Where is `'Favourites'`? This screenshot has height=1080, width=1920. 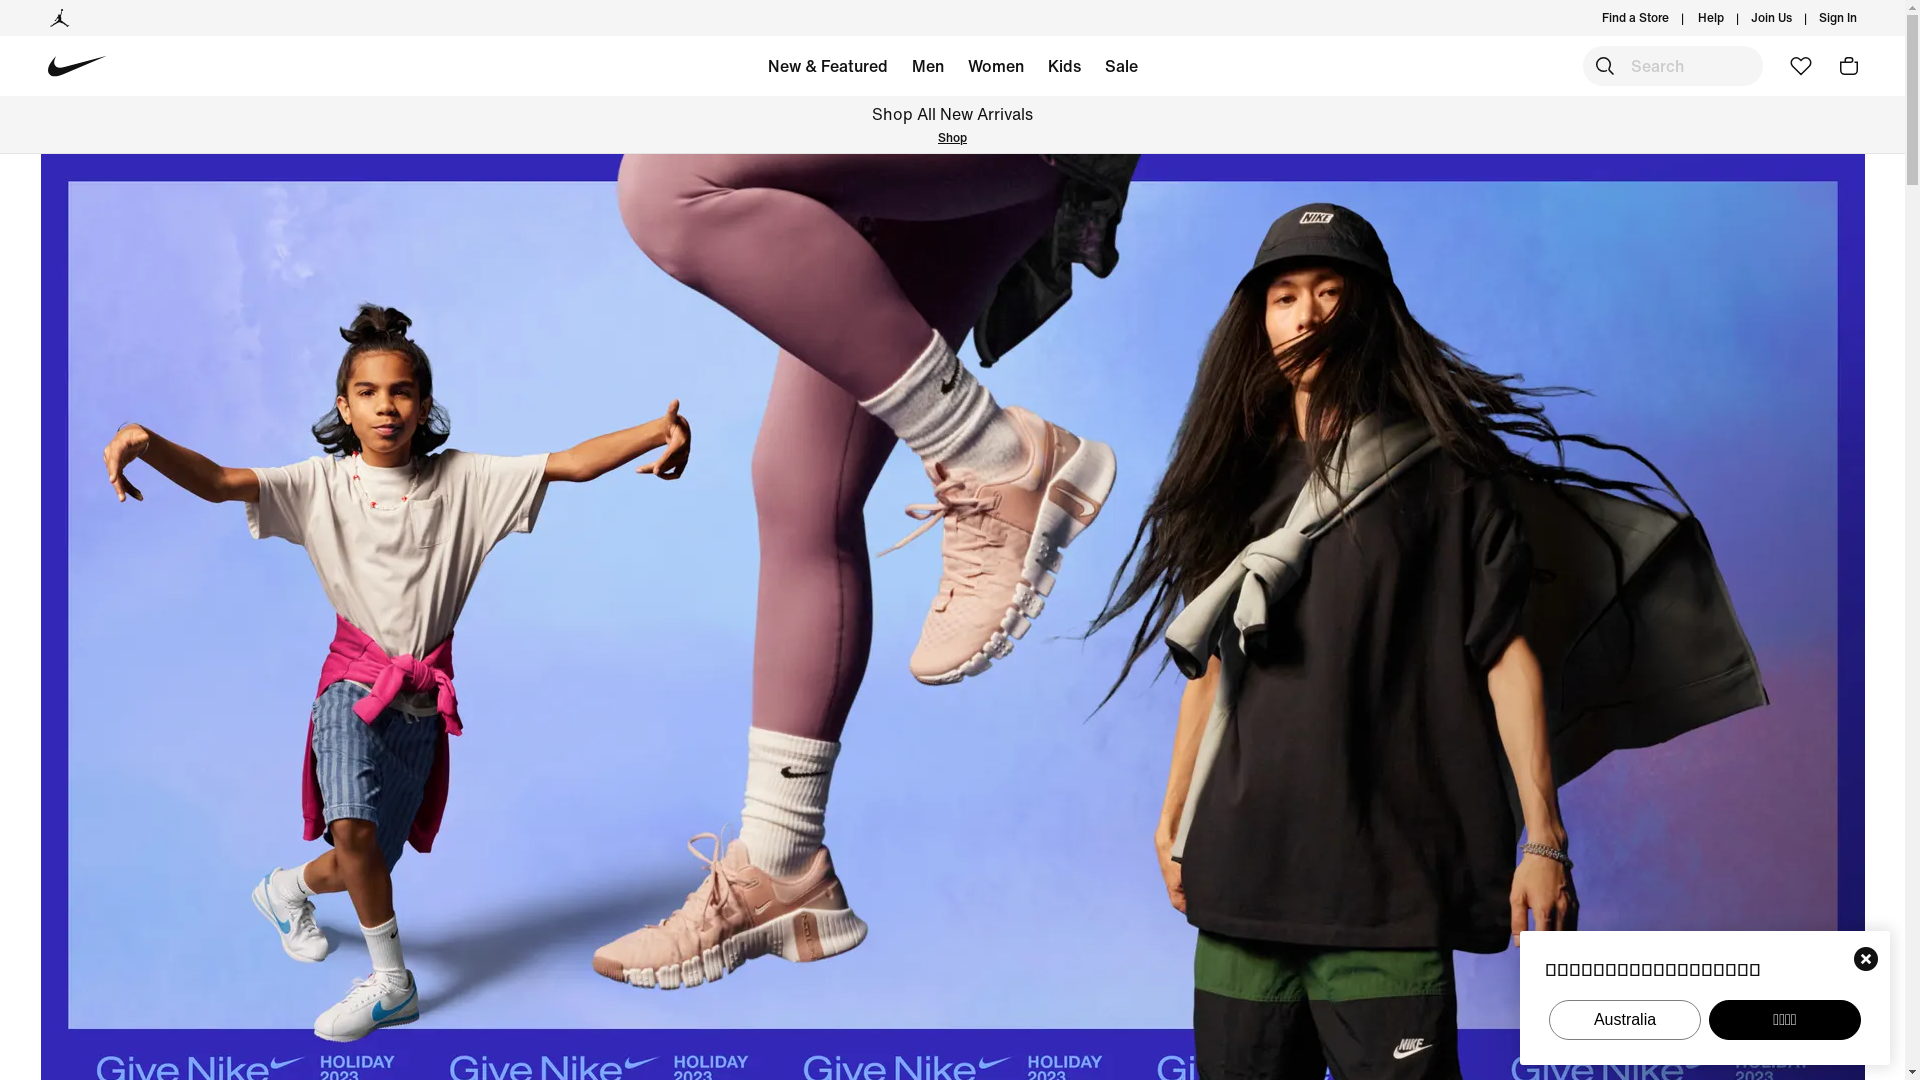
'Favourites' is located at coordinates (1800, 64).